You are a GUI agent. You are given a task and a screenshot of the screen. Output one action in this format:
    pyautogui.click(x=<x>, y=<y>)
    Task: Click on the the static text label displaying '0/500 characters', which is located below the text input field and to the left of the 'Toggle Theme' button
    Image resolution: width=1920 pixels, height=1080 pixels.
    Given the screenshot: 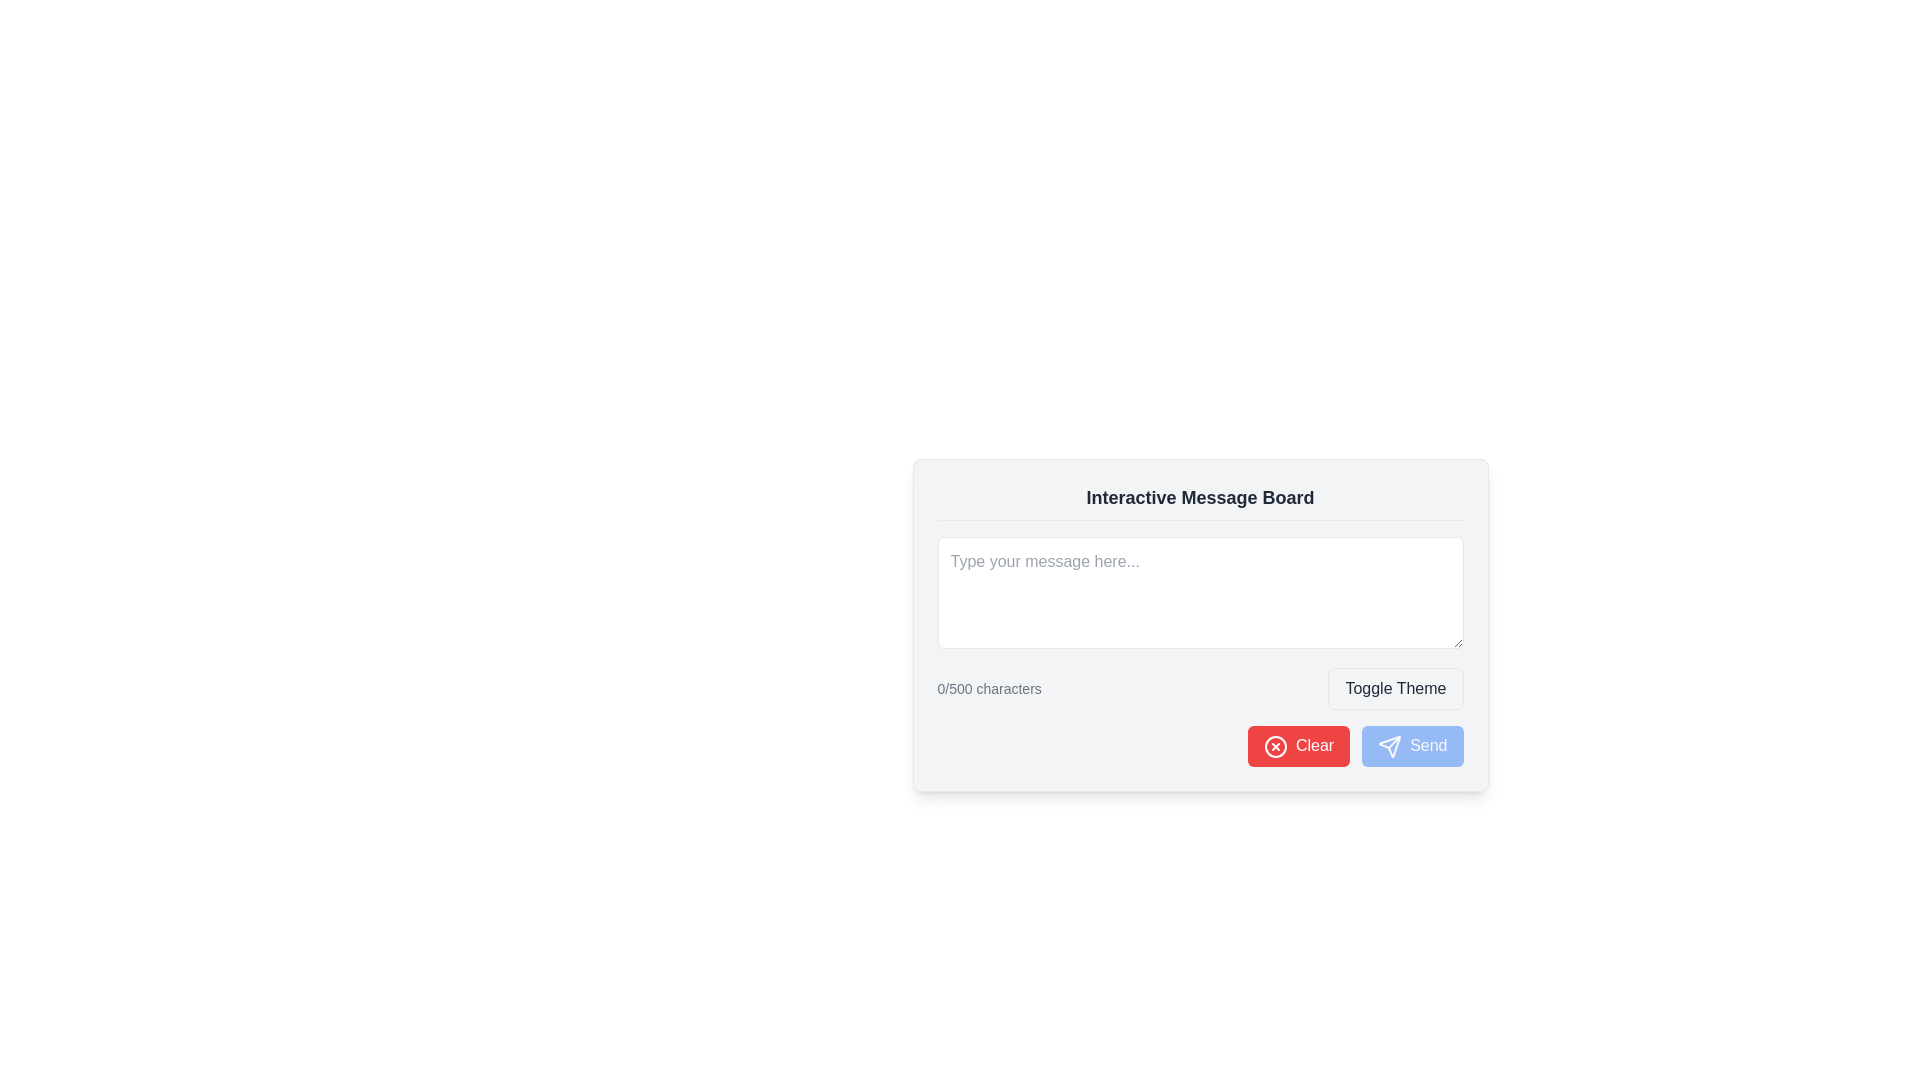 What is the action you would take?
    pyautogui.click(x=989, y=688)
    